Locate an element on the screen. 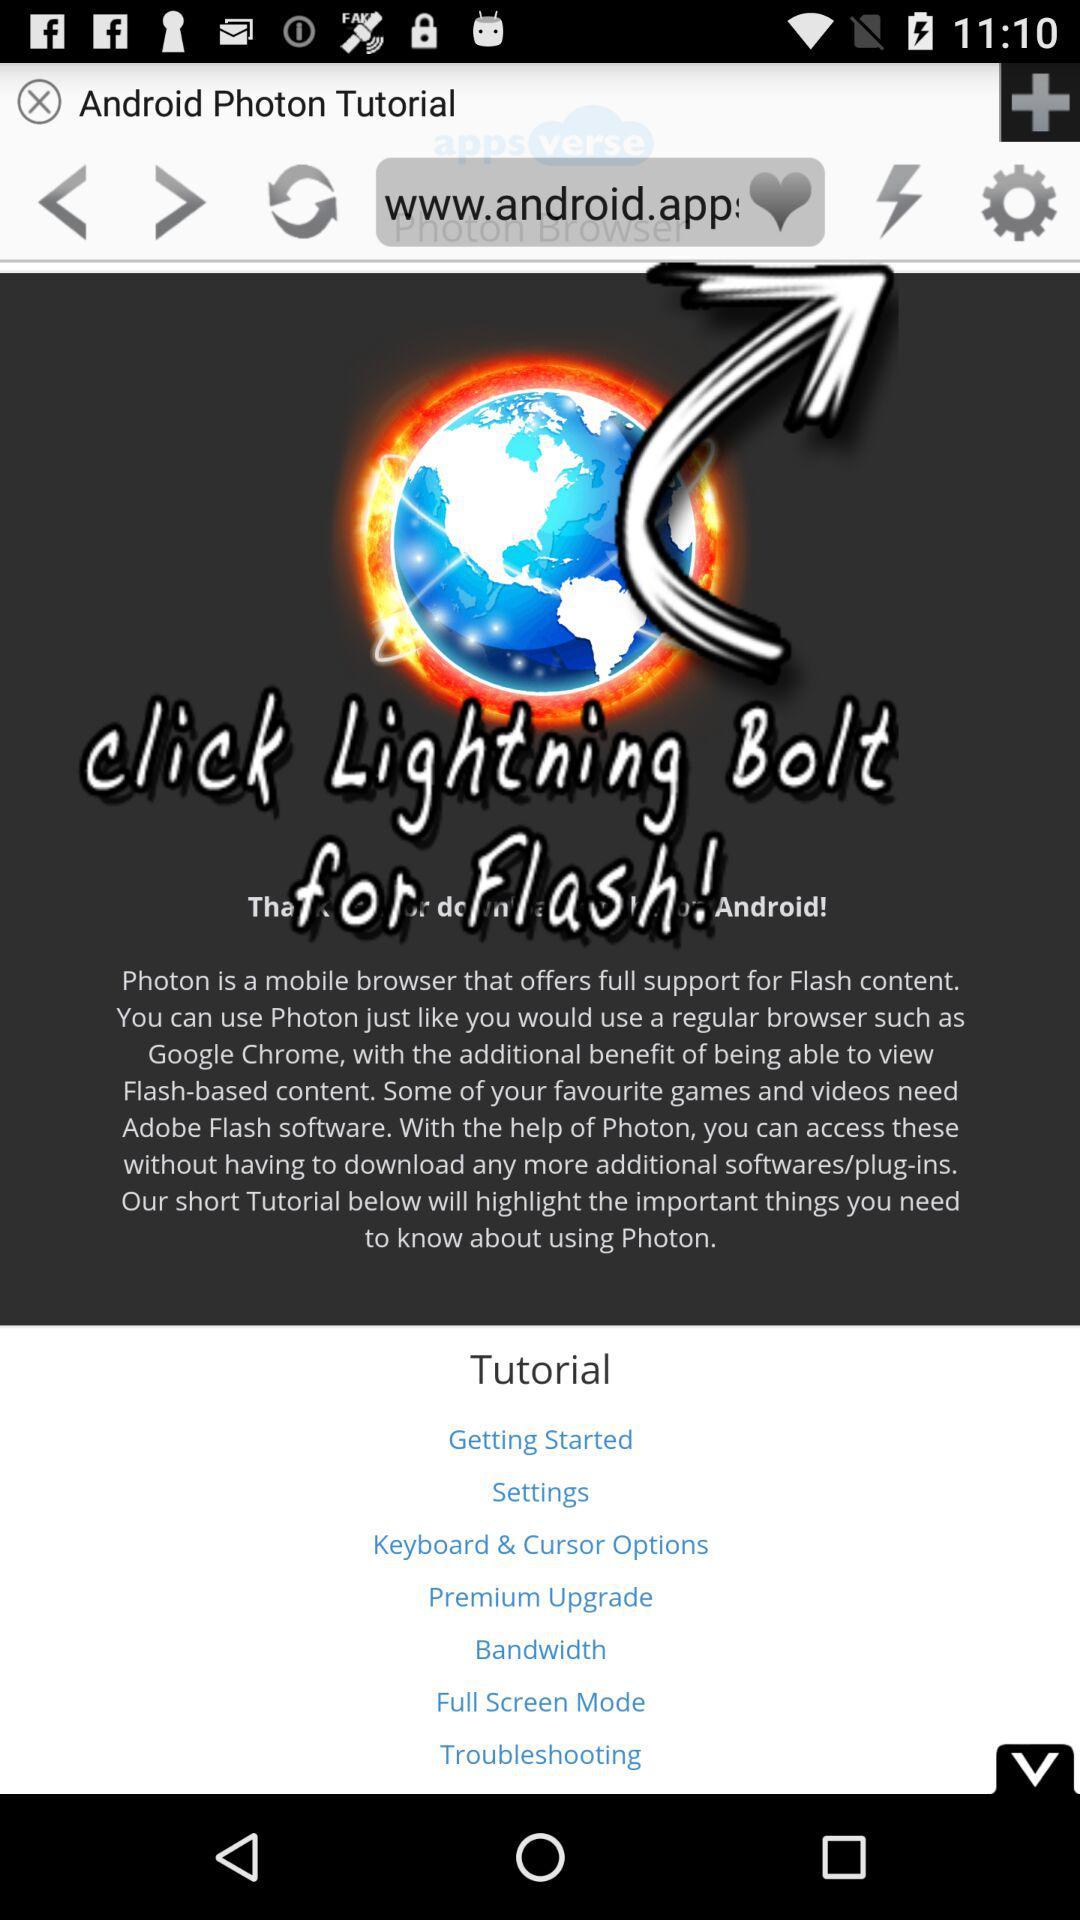  the refresh icon is located at coordinates (301, 216).